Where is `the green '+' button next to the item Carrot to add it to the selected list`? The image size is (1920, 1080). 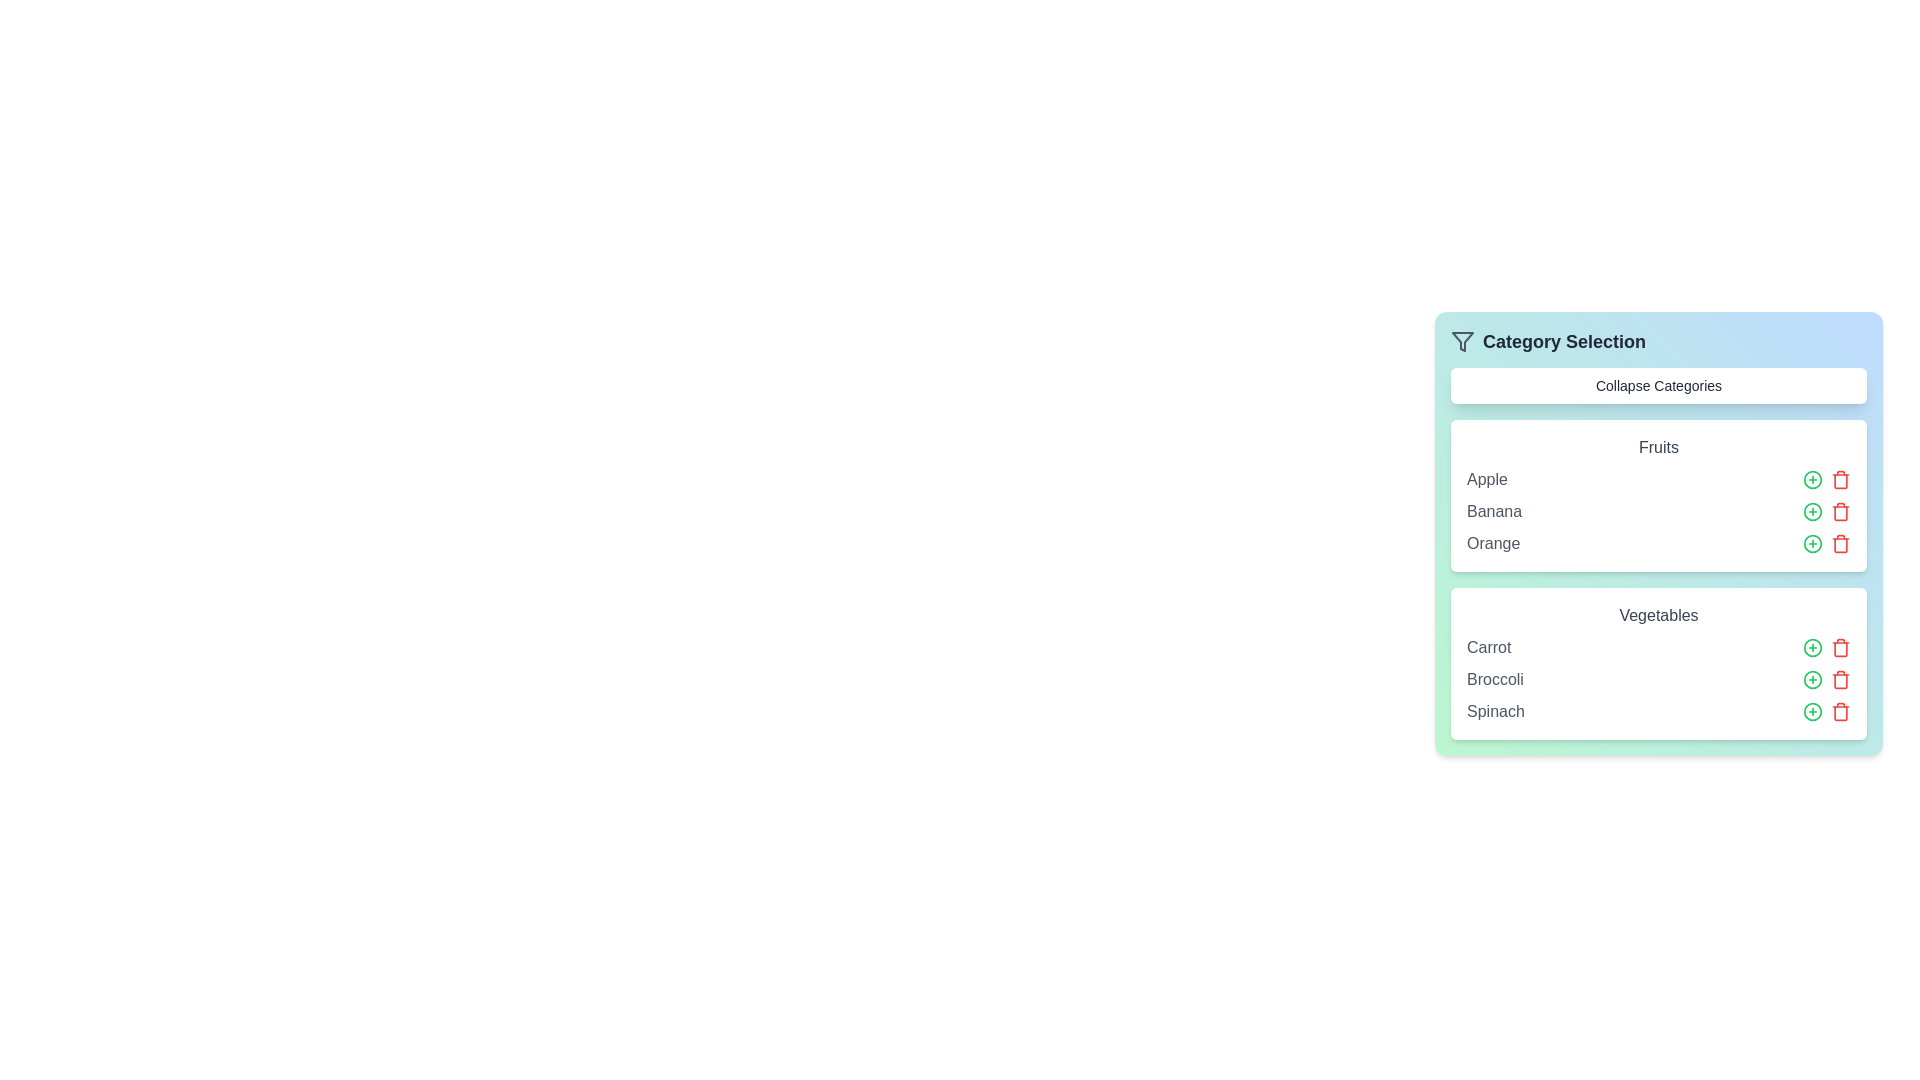 the green '+' button next to the item Carrot to add it to the selected list is located at coordinates (1813, 648).